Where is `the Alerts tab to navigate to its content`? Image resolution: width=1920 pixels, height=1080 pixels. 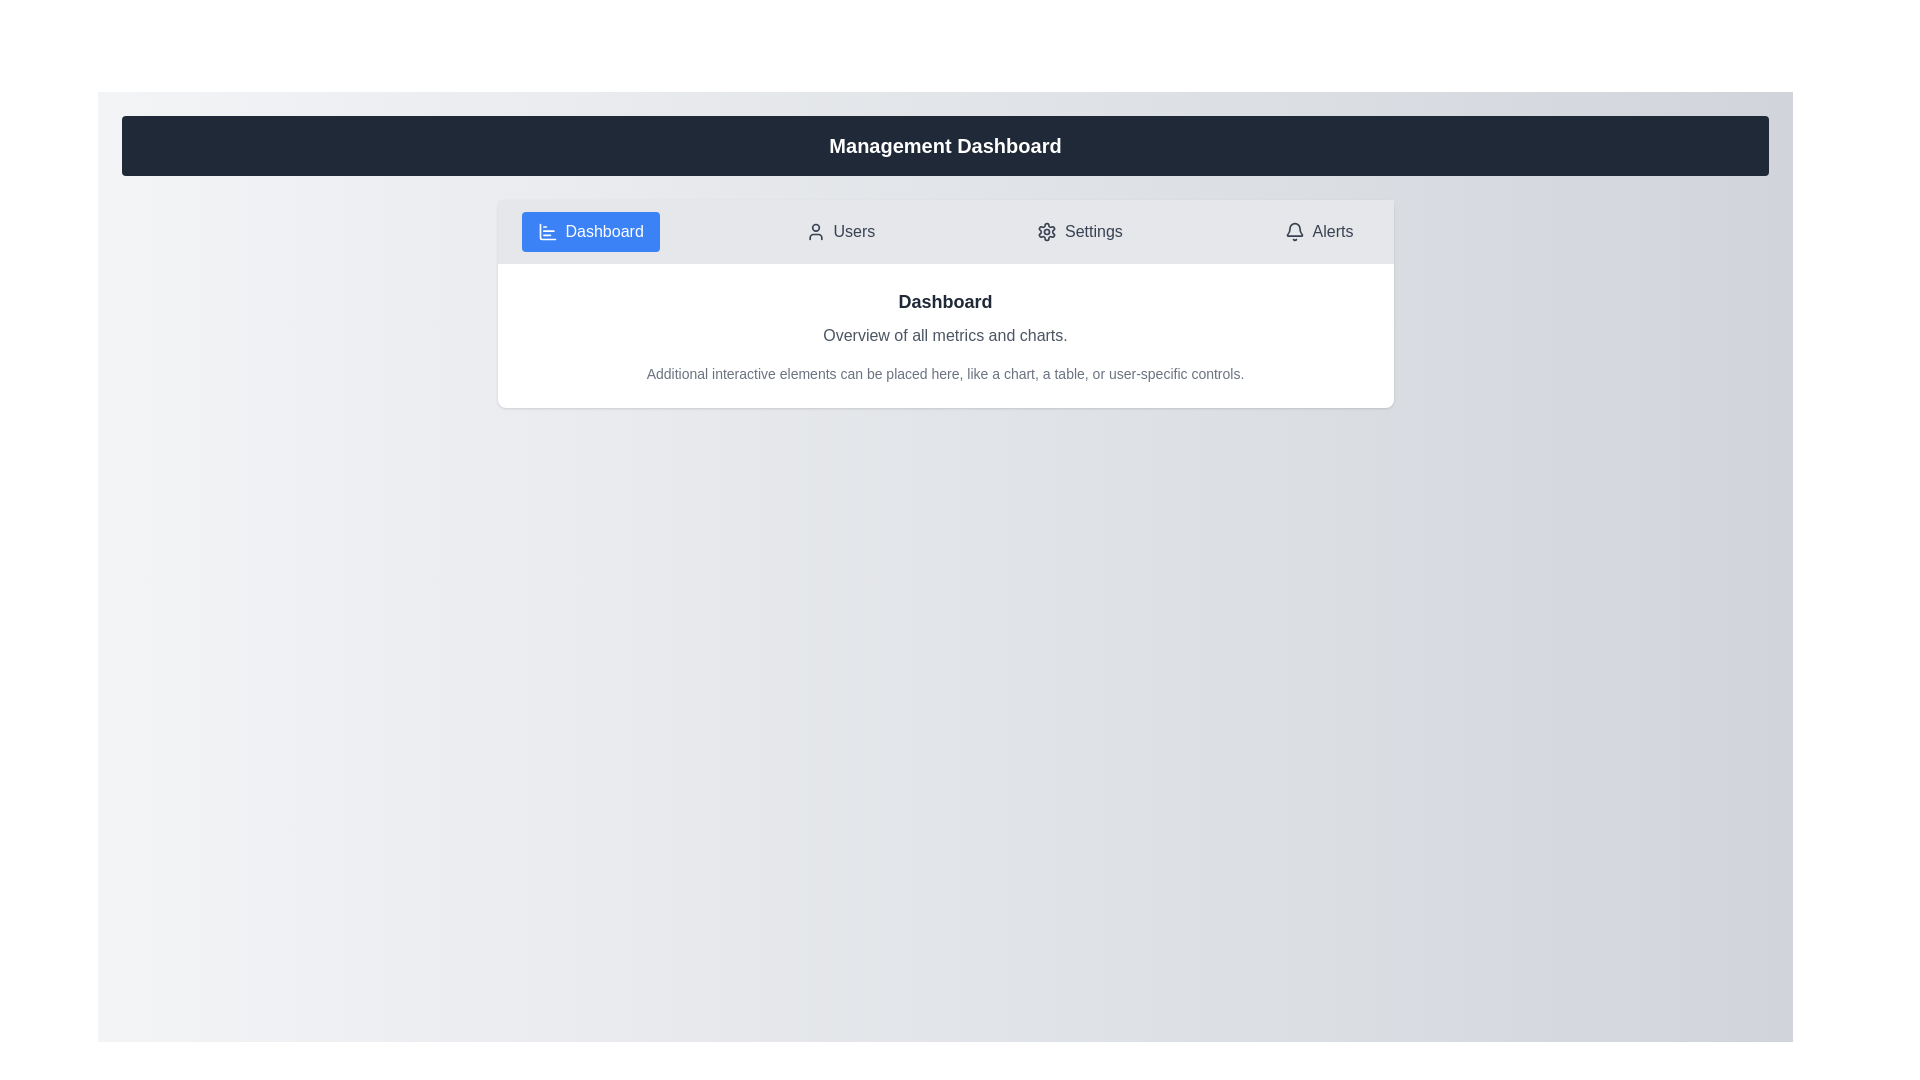
the Alerts tab to navigate to its content is located at coordinates (1319, 230).